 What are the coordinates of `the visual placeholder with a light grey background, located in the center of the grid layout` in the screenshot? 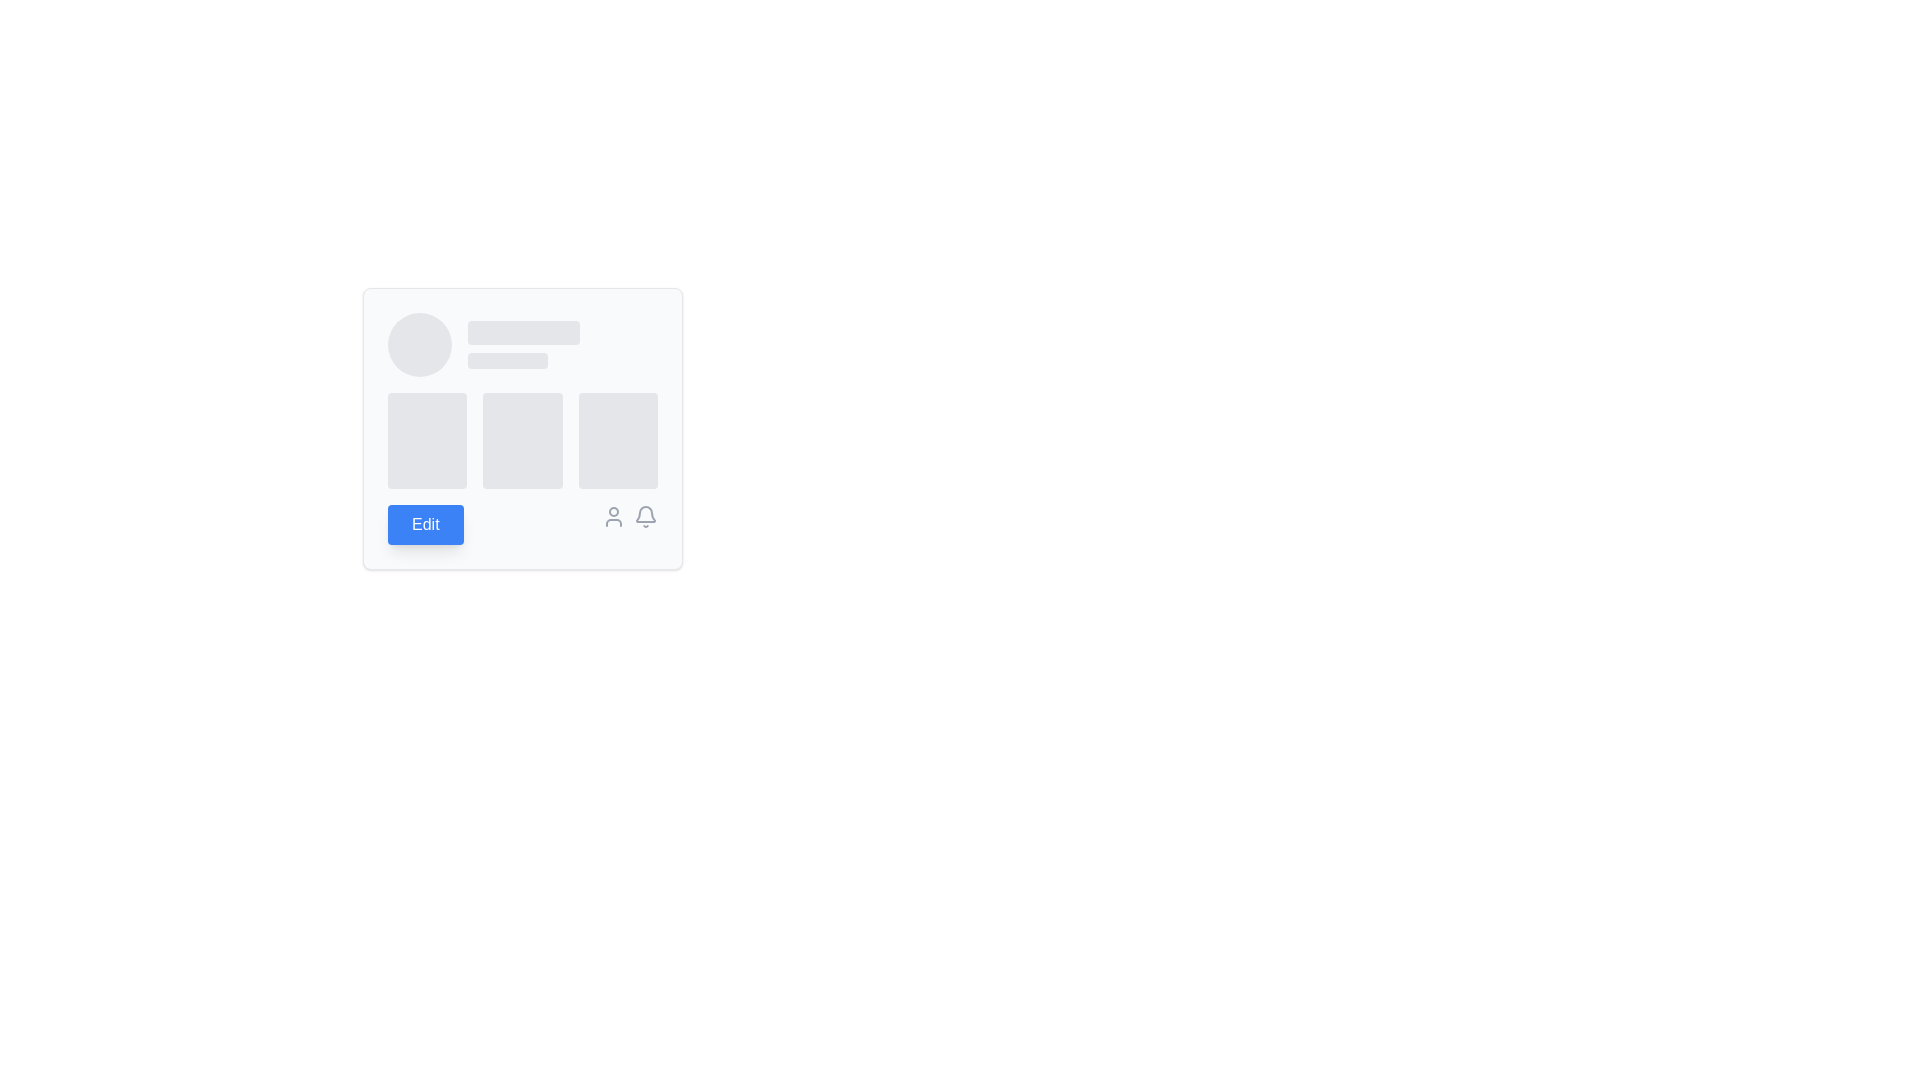 It's located at (523, 427).